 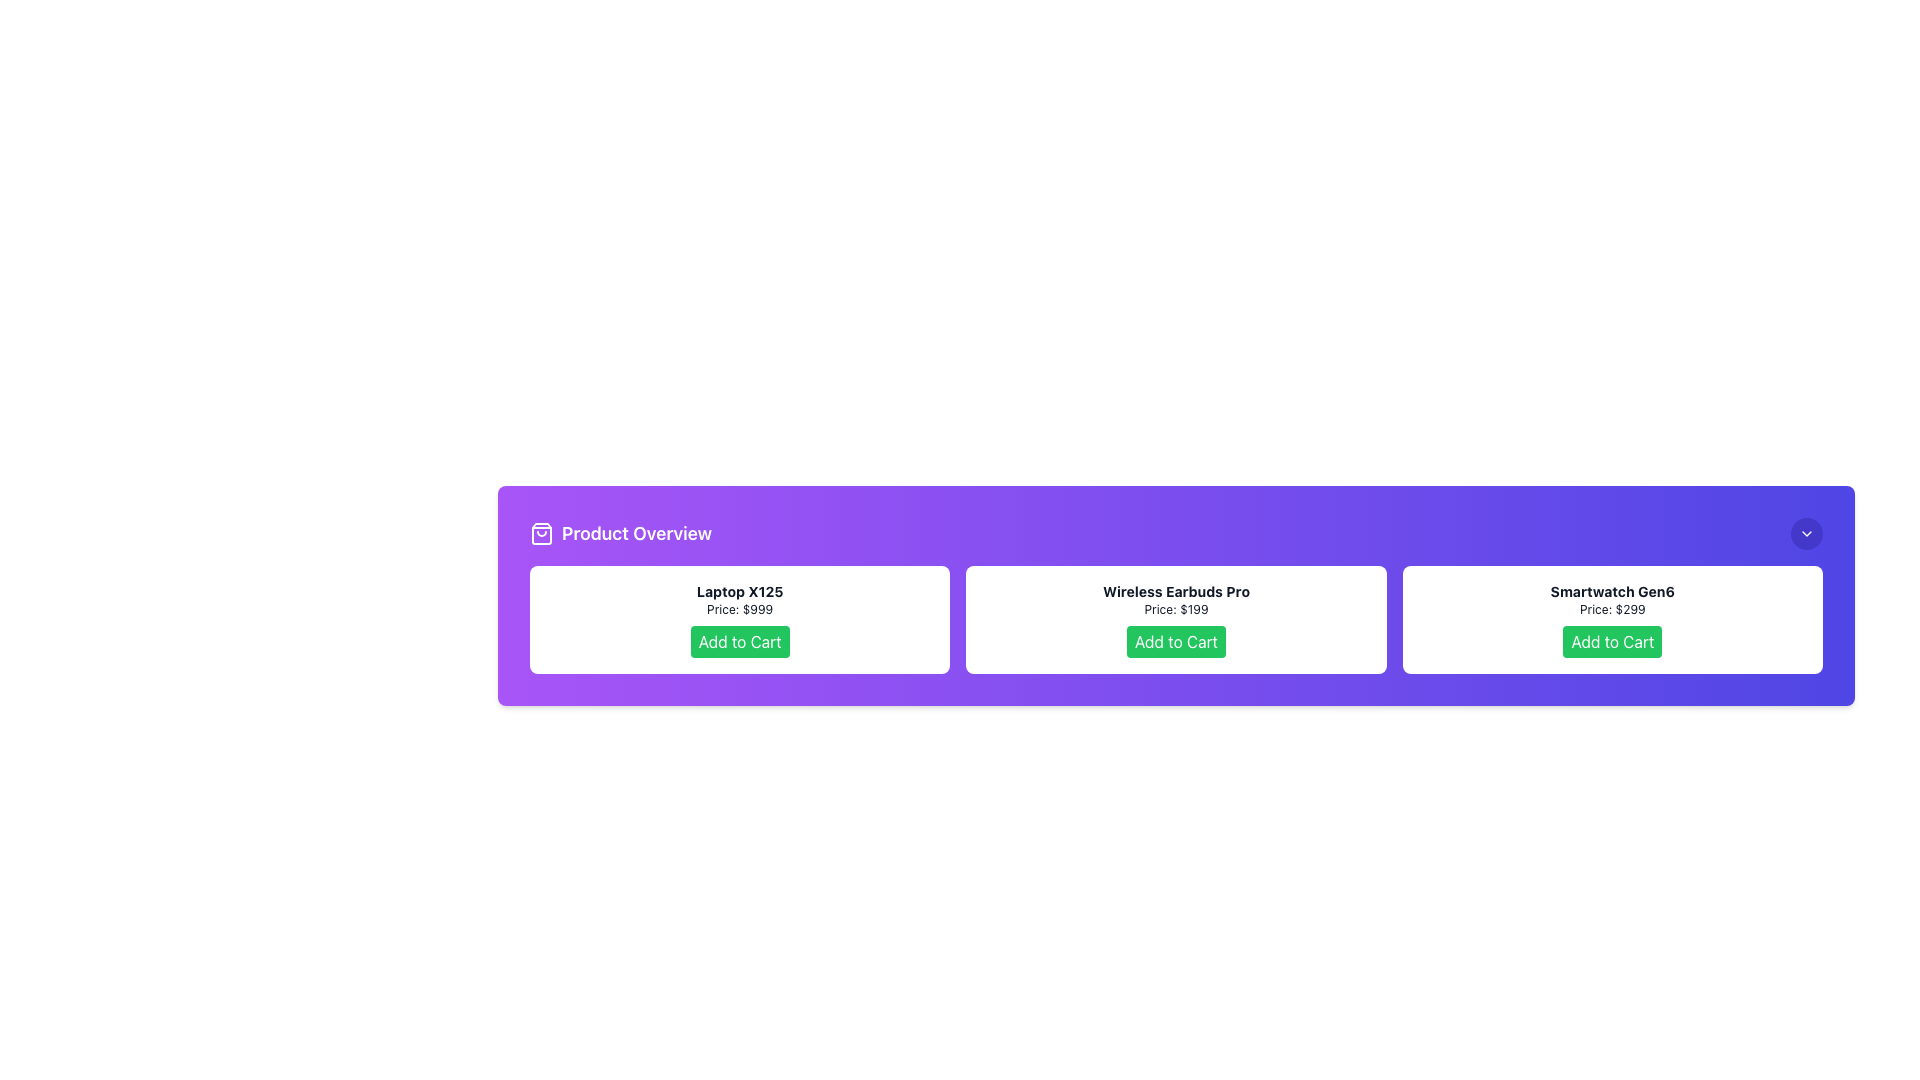 What do you see at coordinates (1612, 619) in the screenshot?
I see `the 'Add to Cart' button within the Composite component that features the title 'Smartwatch Gen6' and price information` at bounding box center [1612, 619].